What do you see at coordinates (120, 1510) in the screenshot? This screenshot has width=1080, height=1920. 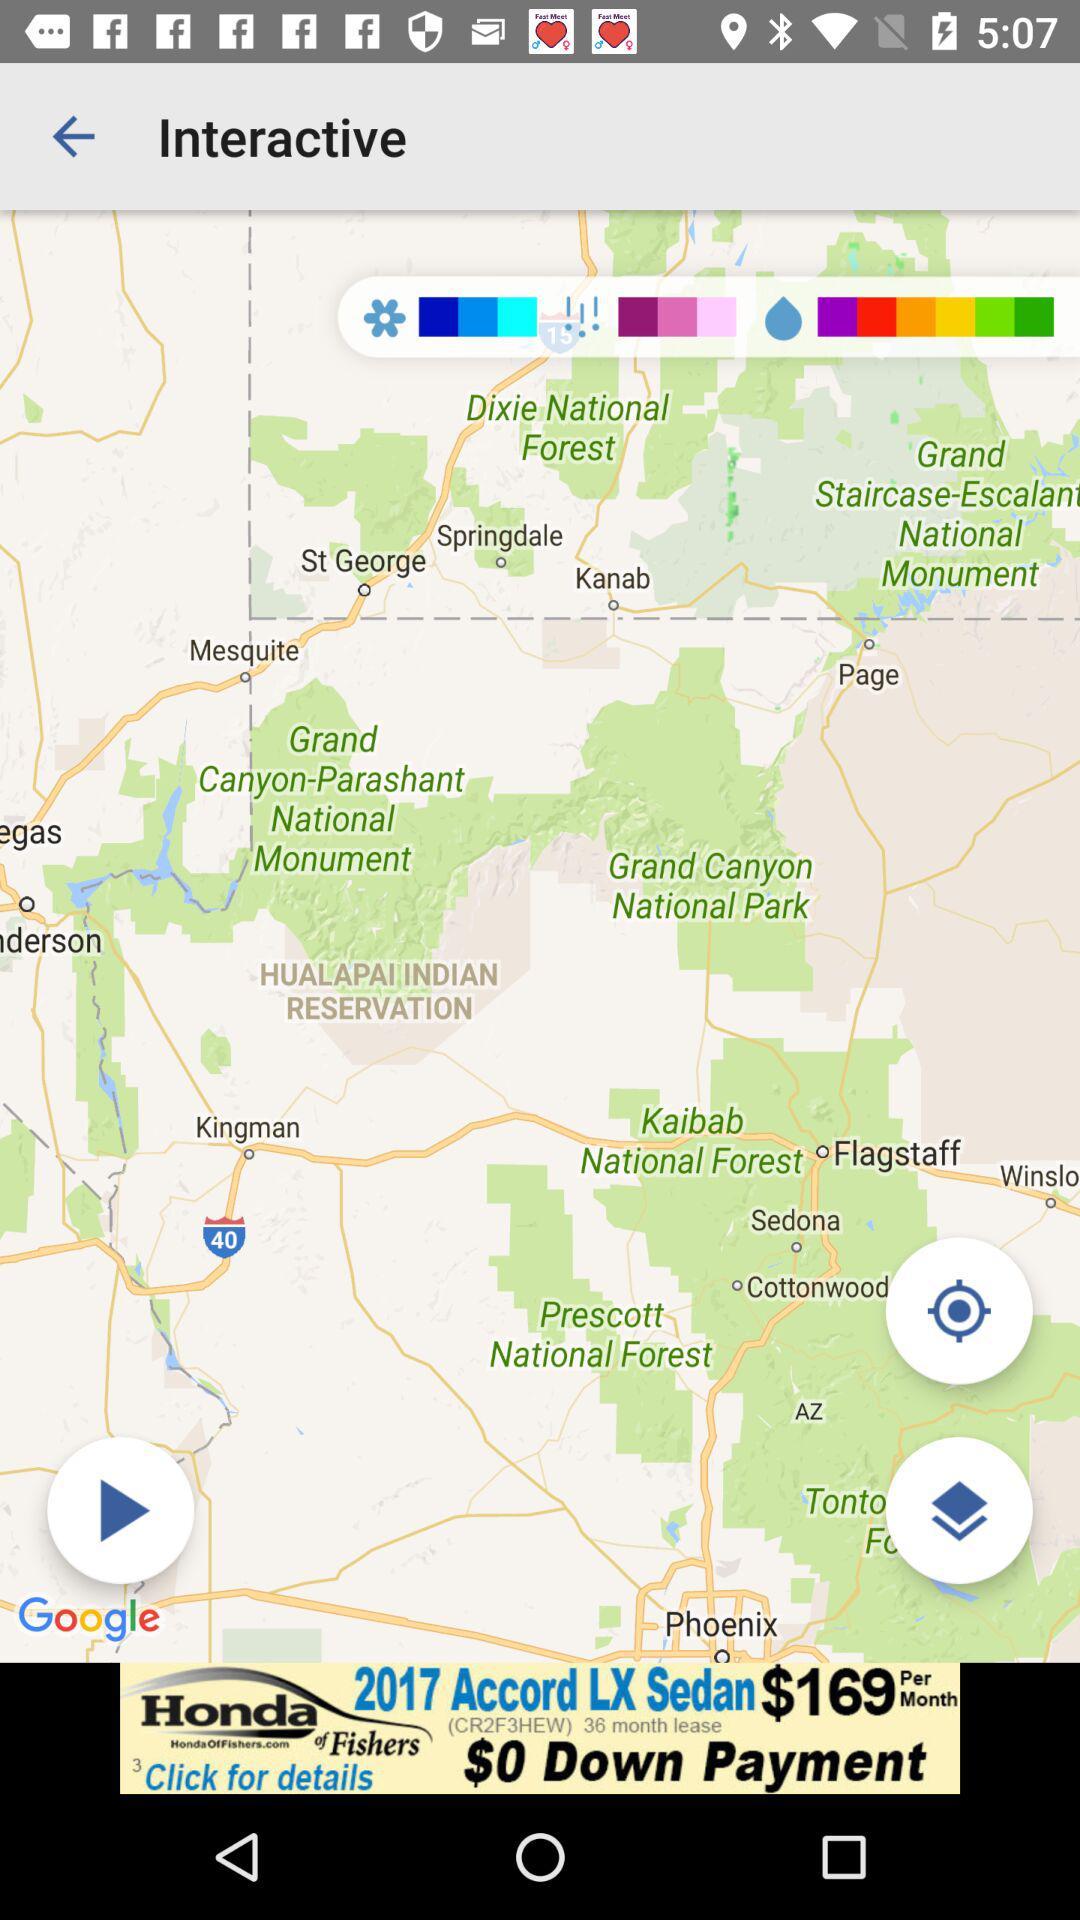 I see `the forword` at bounding box center [120, 1510].